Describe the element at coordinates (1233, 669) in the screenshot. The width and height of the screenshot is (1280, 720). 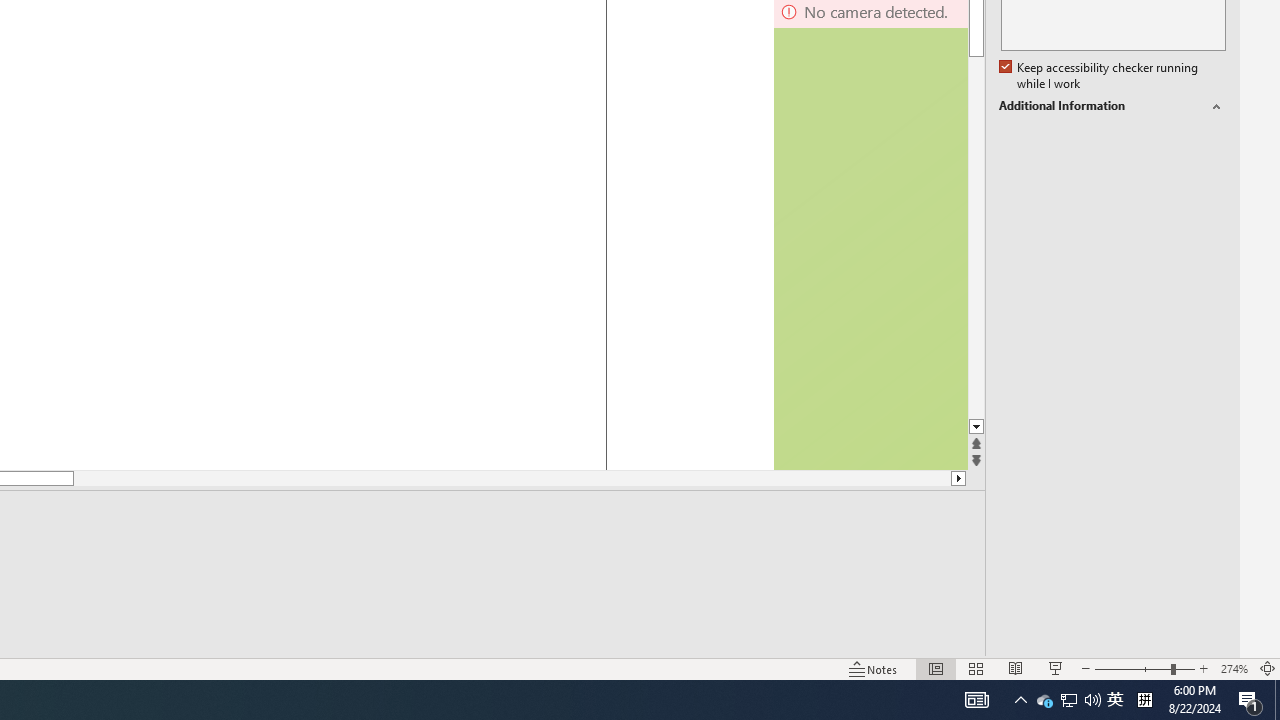
I see `'Zoom 274%'` at that location.